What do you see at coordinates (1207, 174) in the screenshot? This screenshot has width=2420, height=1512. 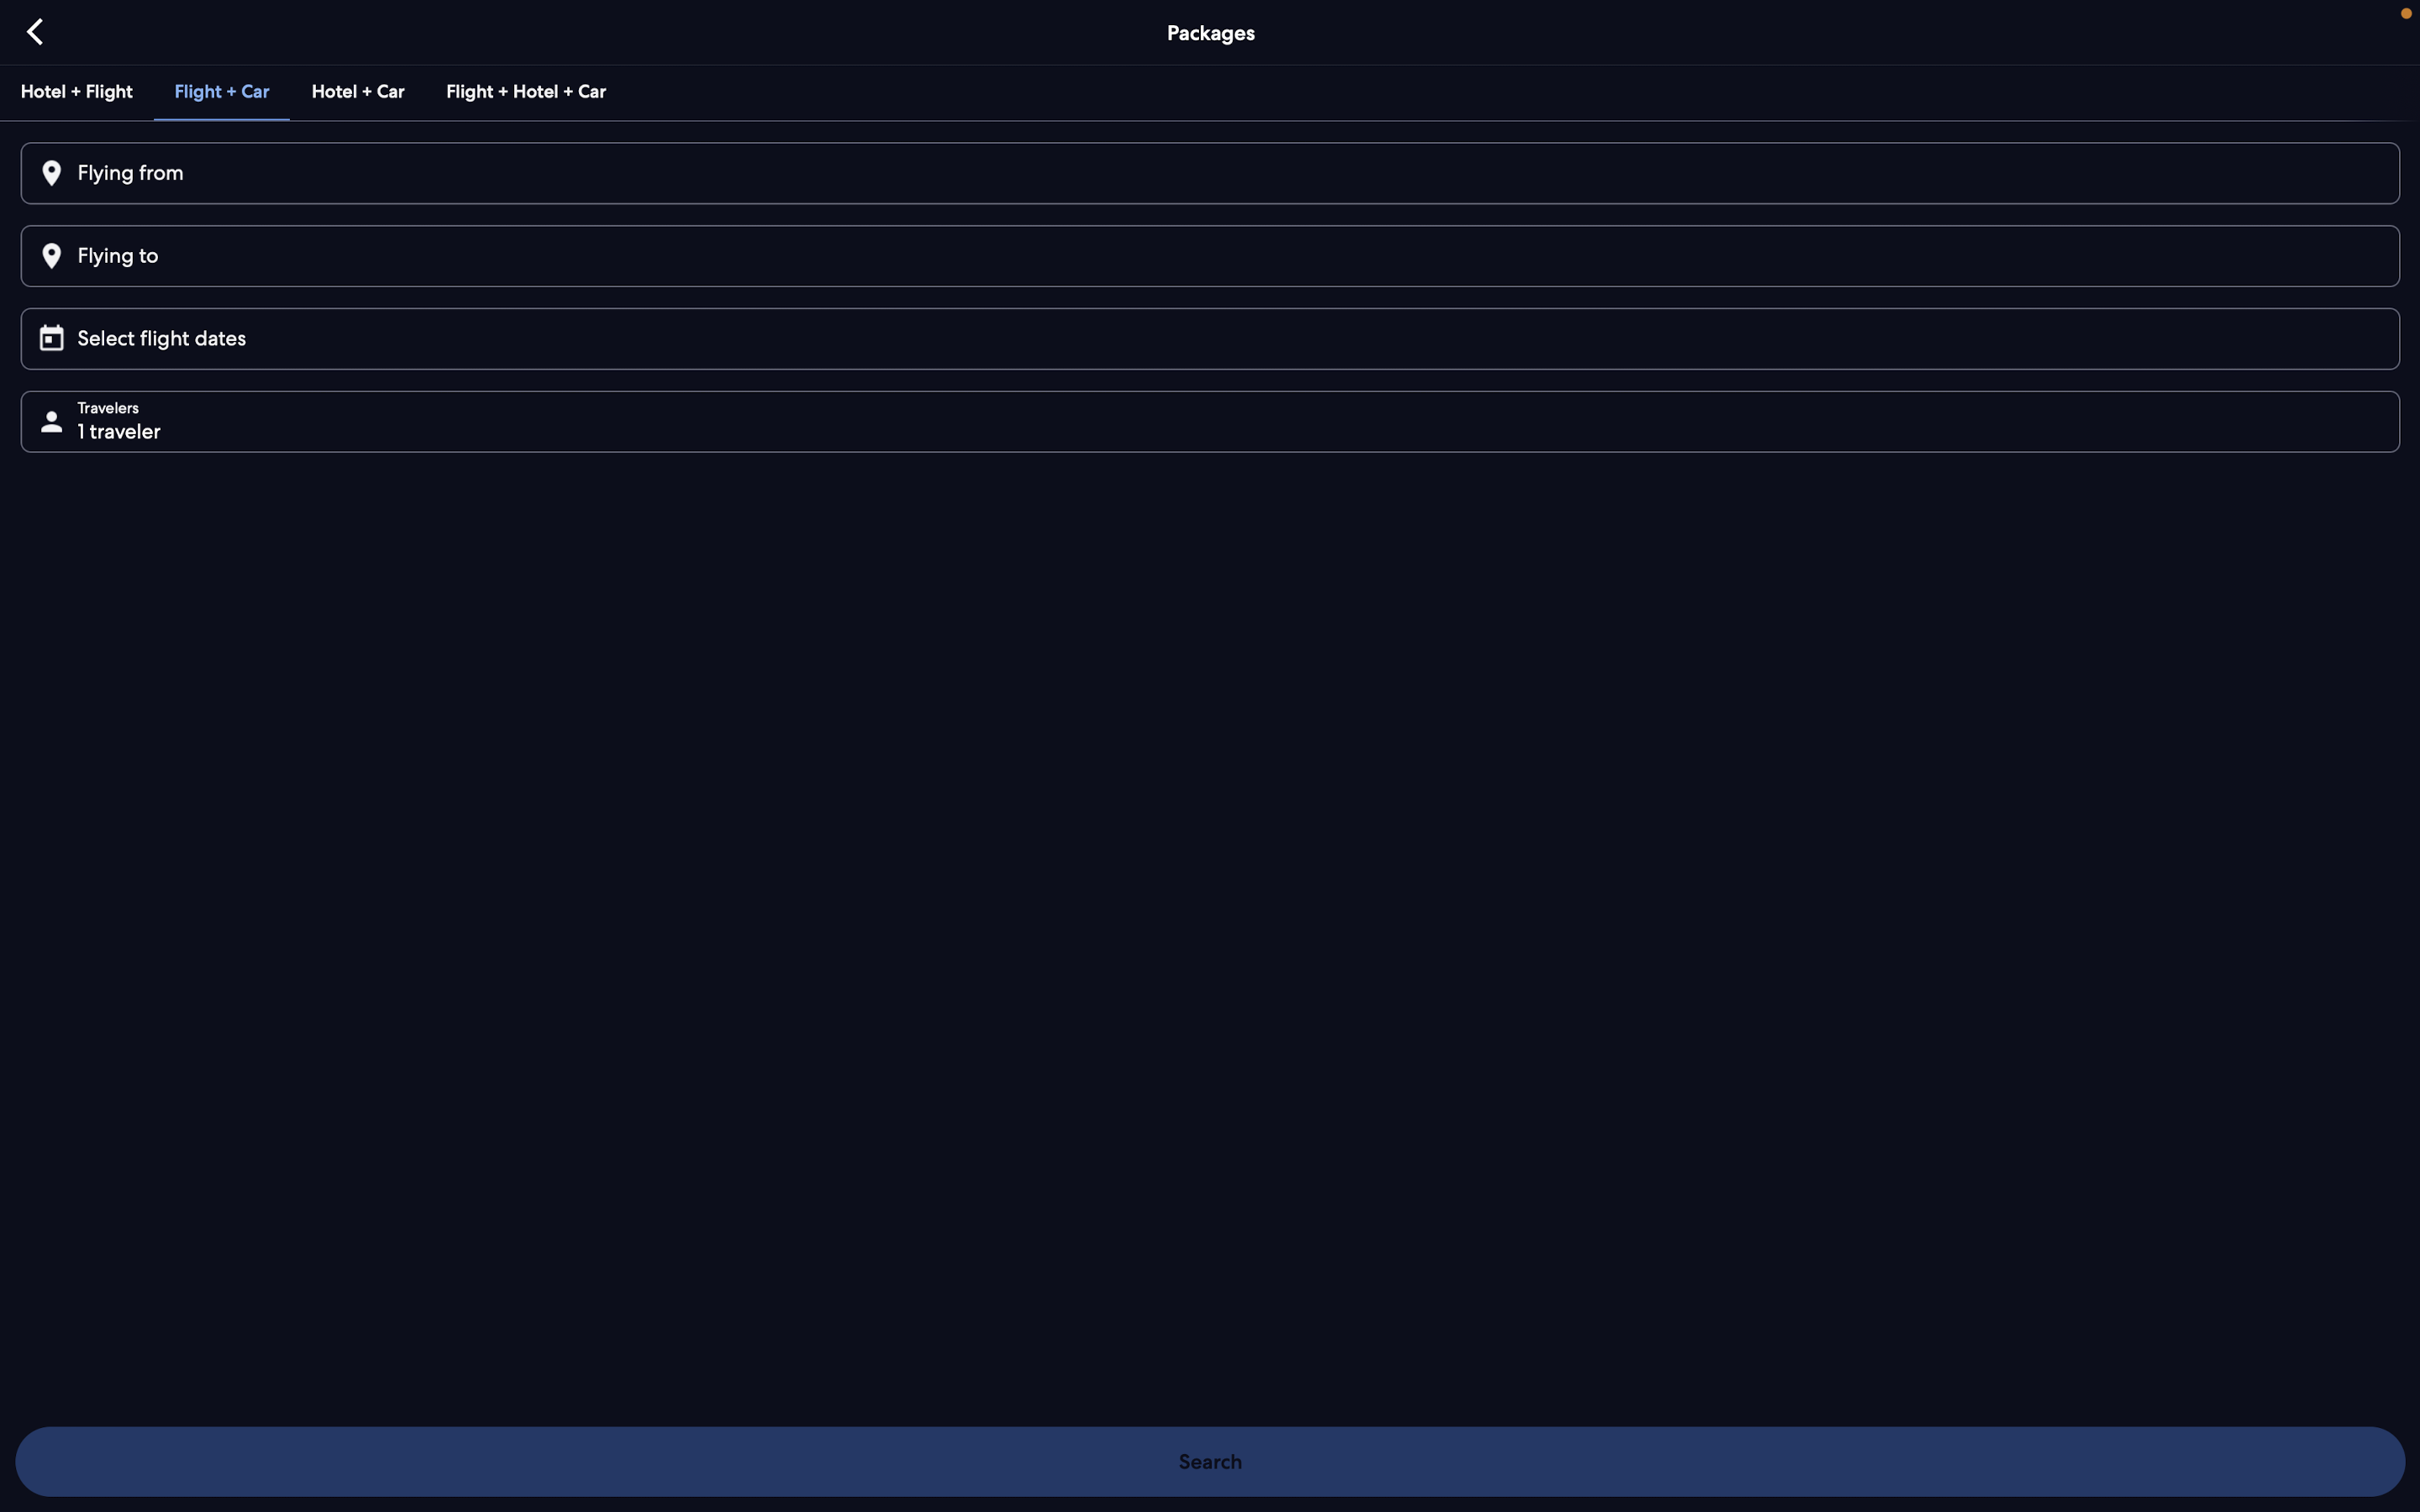 I see `and type "New Delhi" in the departure field` at bounding box center [1207, 174].